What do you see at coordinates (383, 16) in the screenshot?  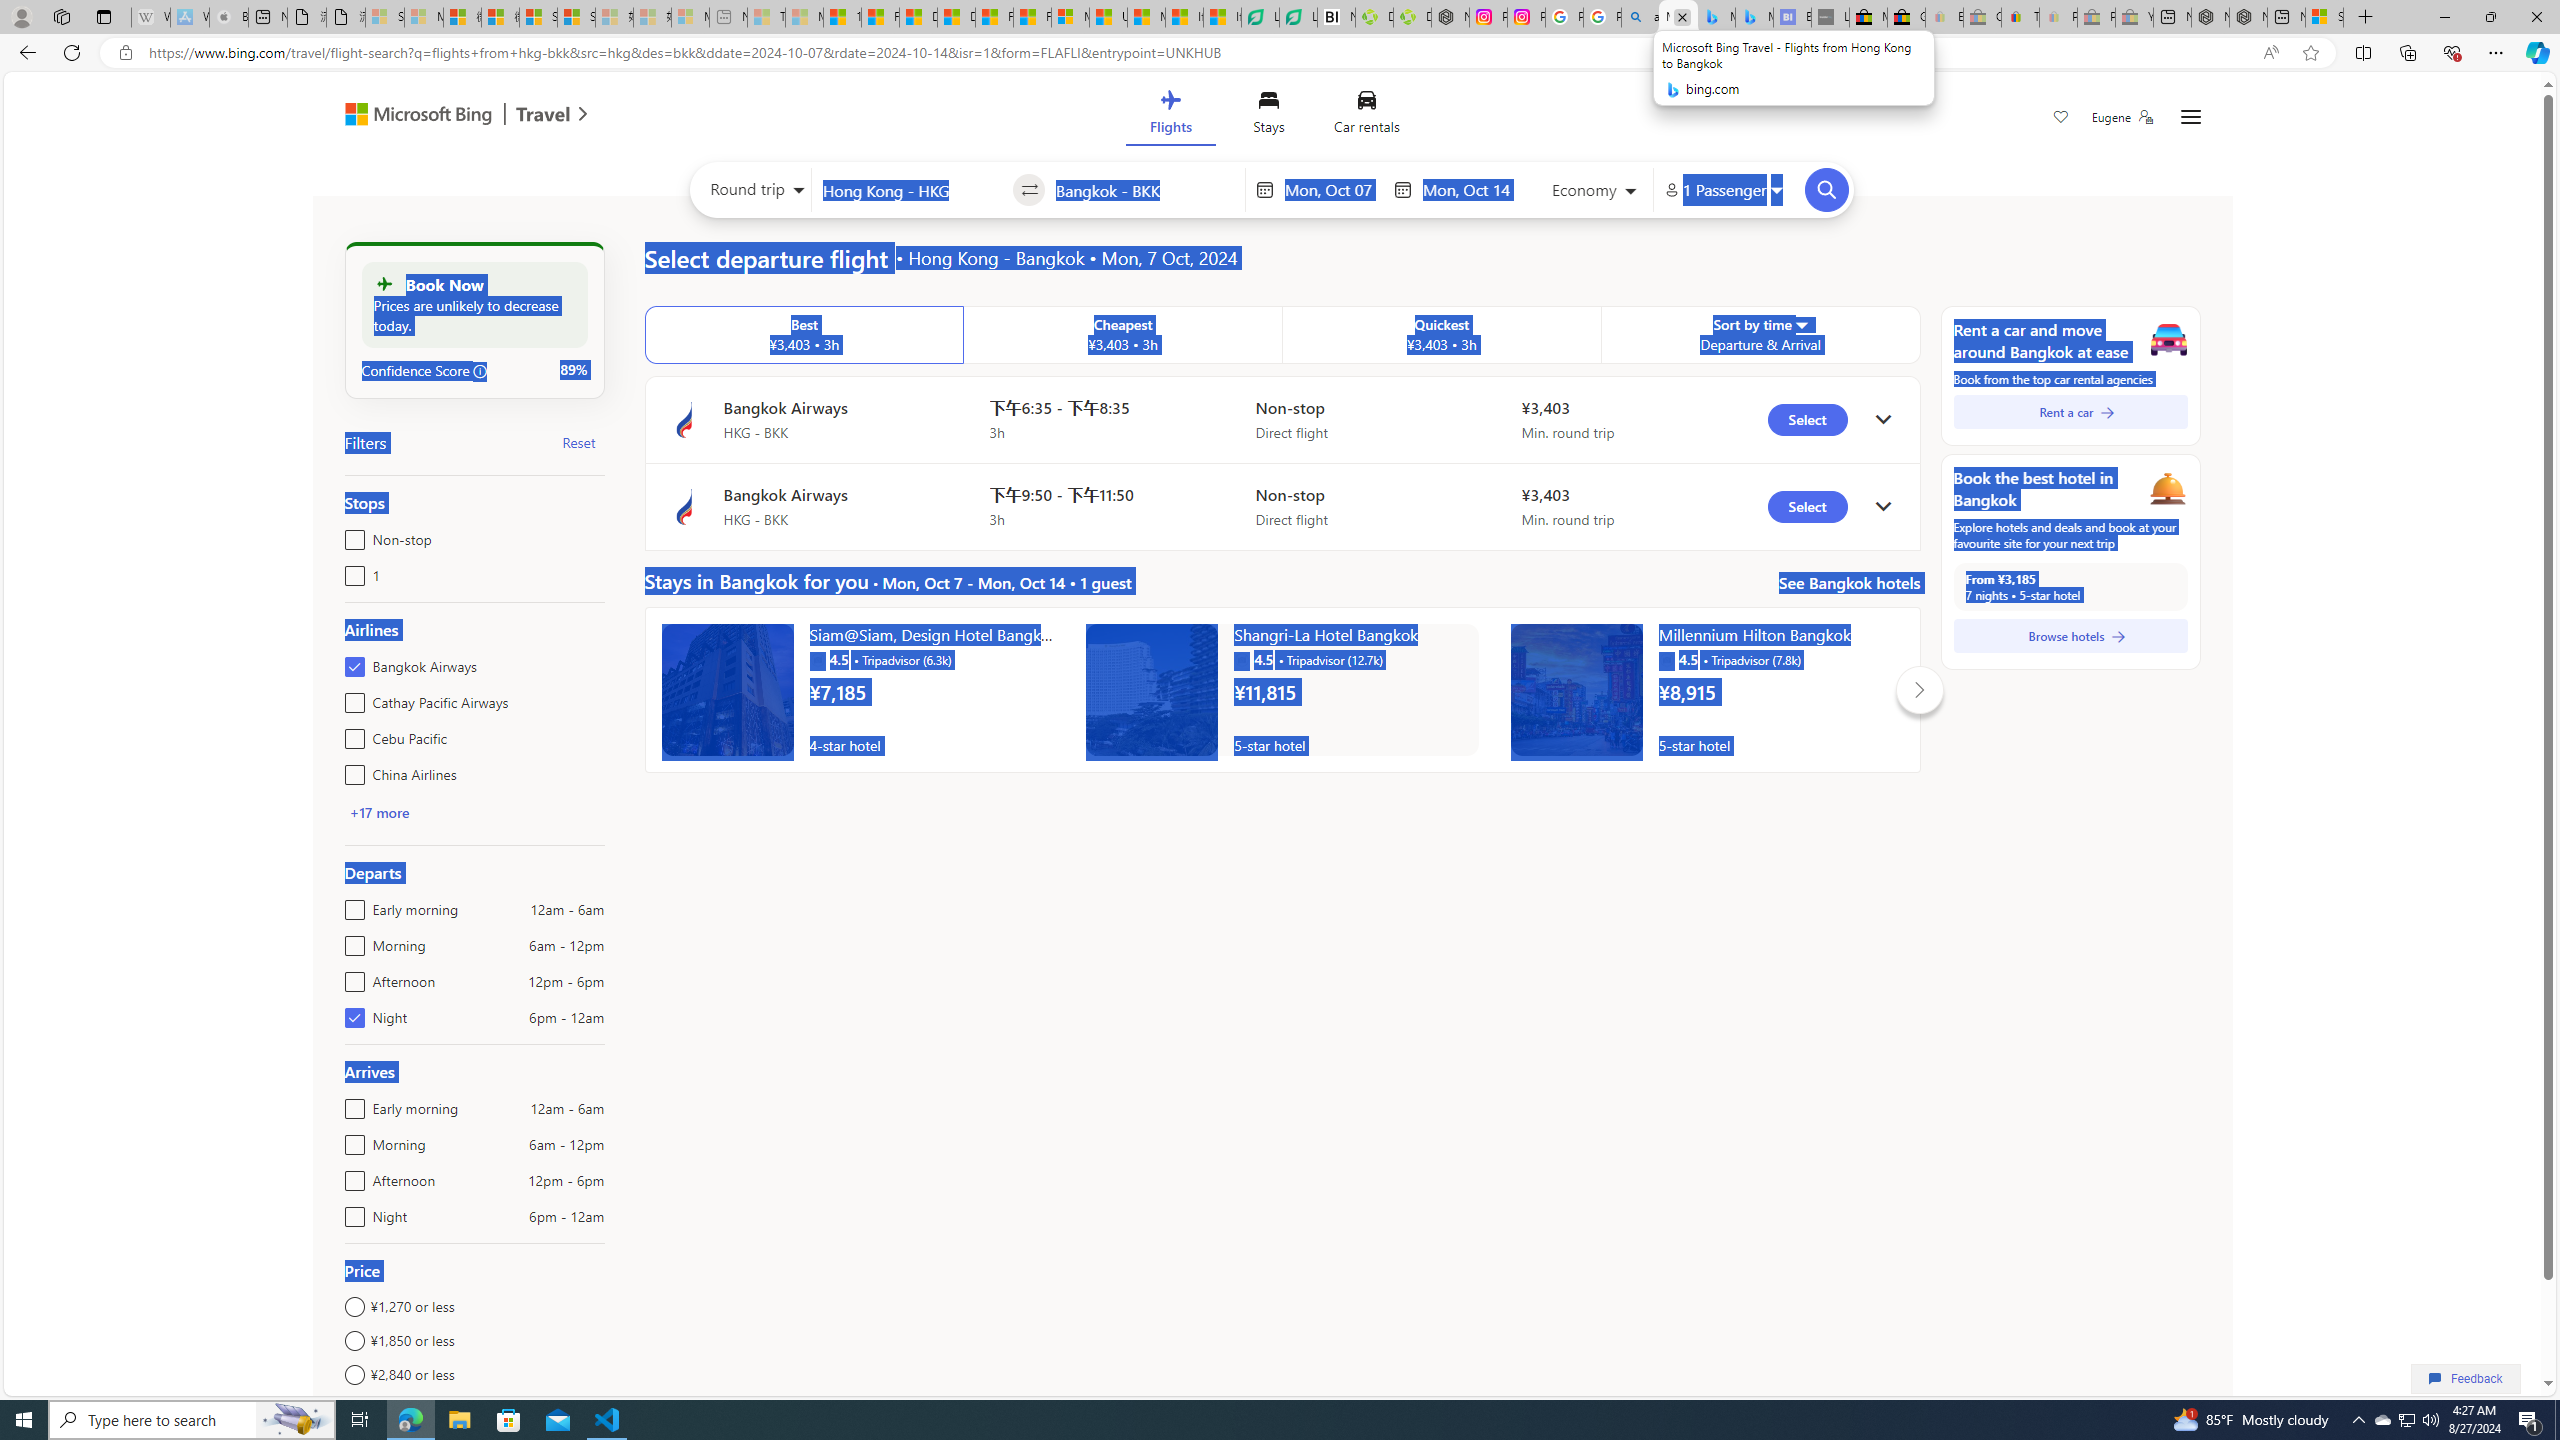 I see `'Sign in to your Microsoft account - Sleeping'` at bounding box center [383, 16].